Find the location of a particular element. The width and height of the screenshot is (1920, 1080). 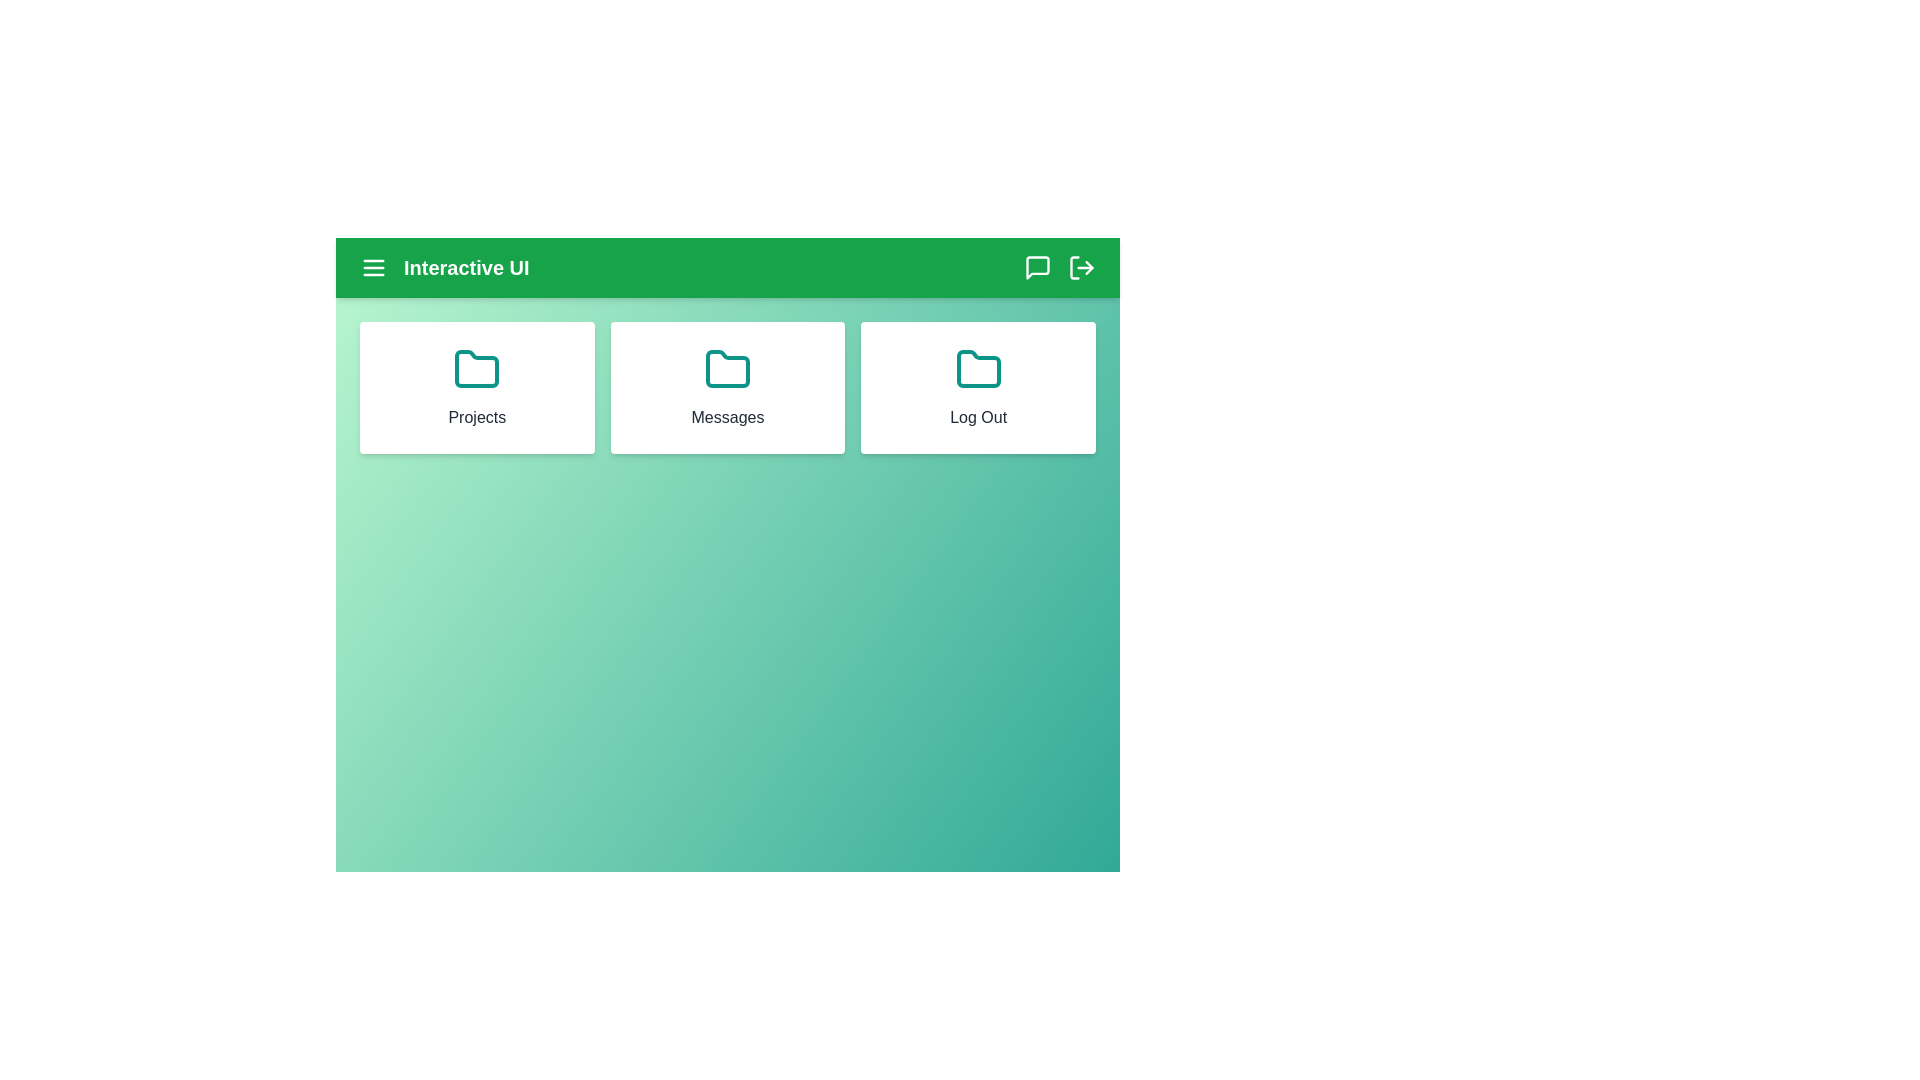

the element corresponding to Projects is located at coordinates (475, 388).